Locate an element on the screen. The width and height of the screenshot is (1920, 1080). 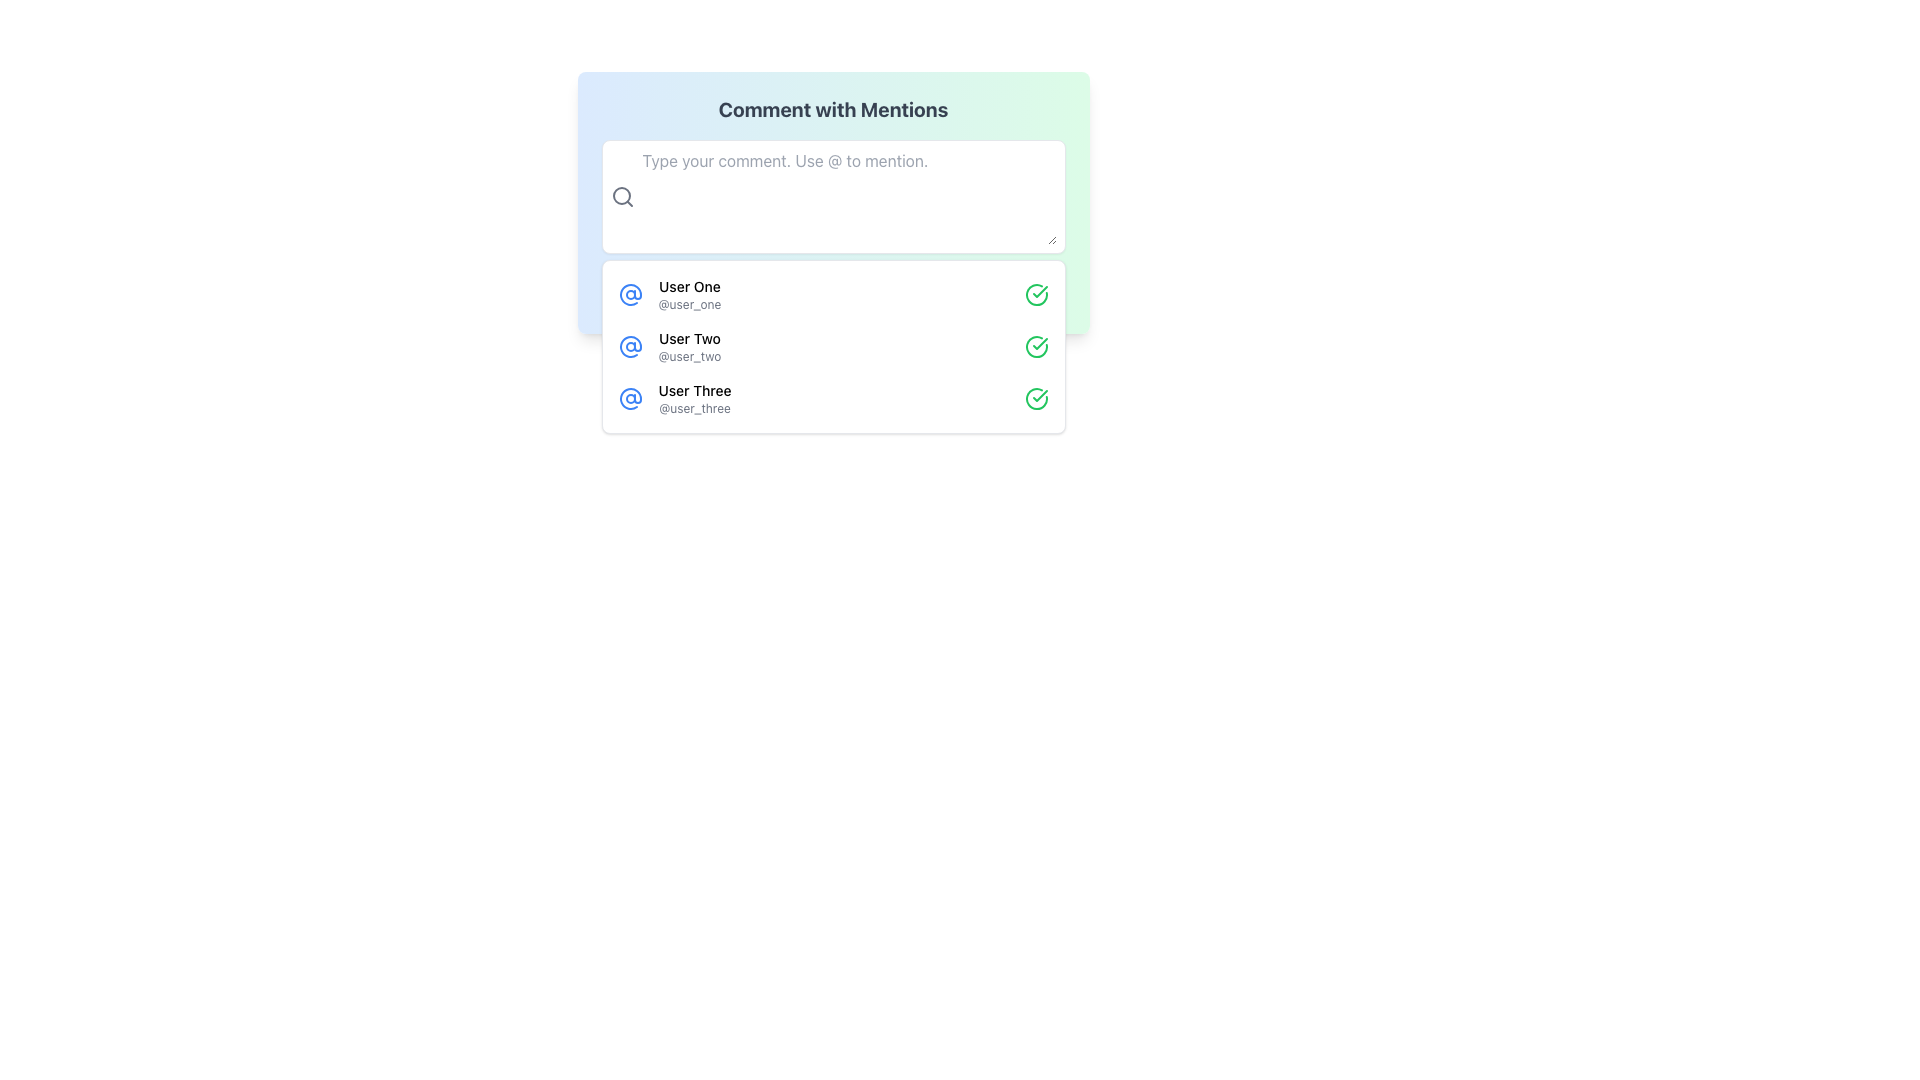
the blue '@' symbol icon located to the left of the text 'User Two' in the mention selection list is located at coordinates (629, 346).